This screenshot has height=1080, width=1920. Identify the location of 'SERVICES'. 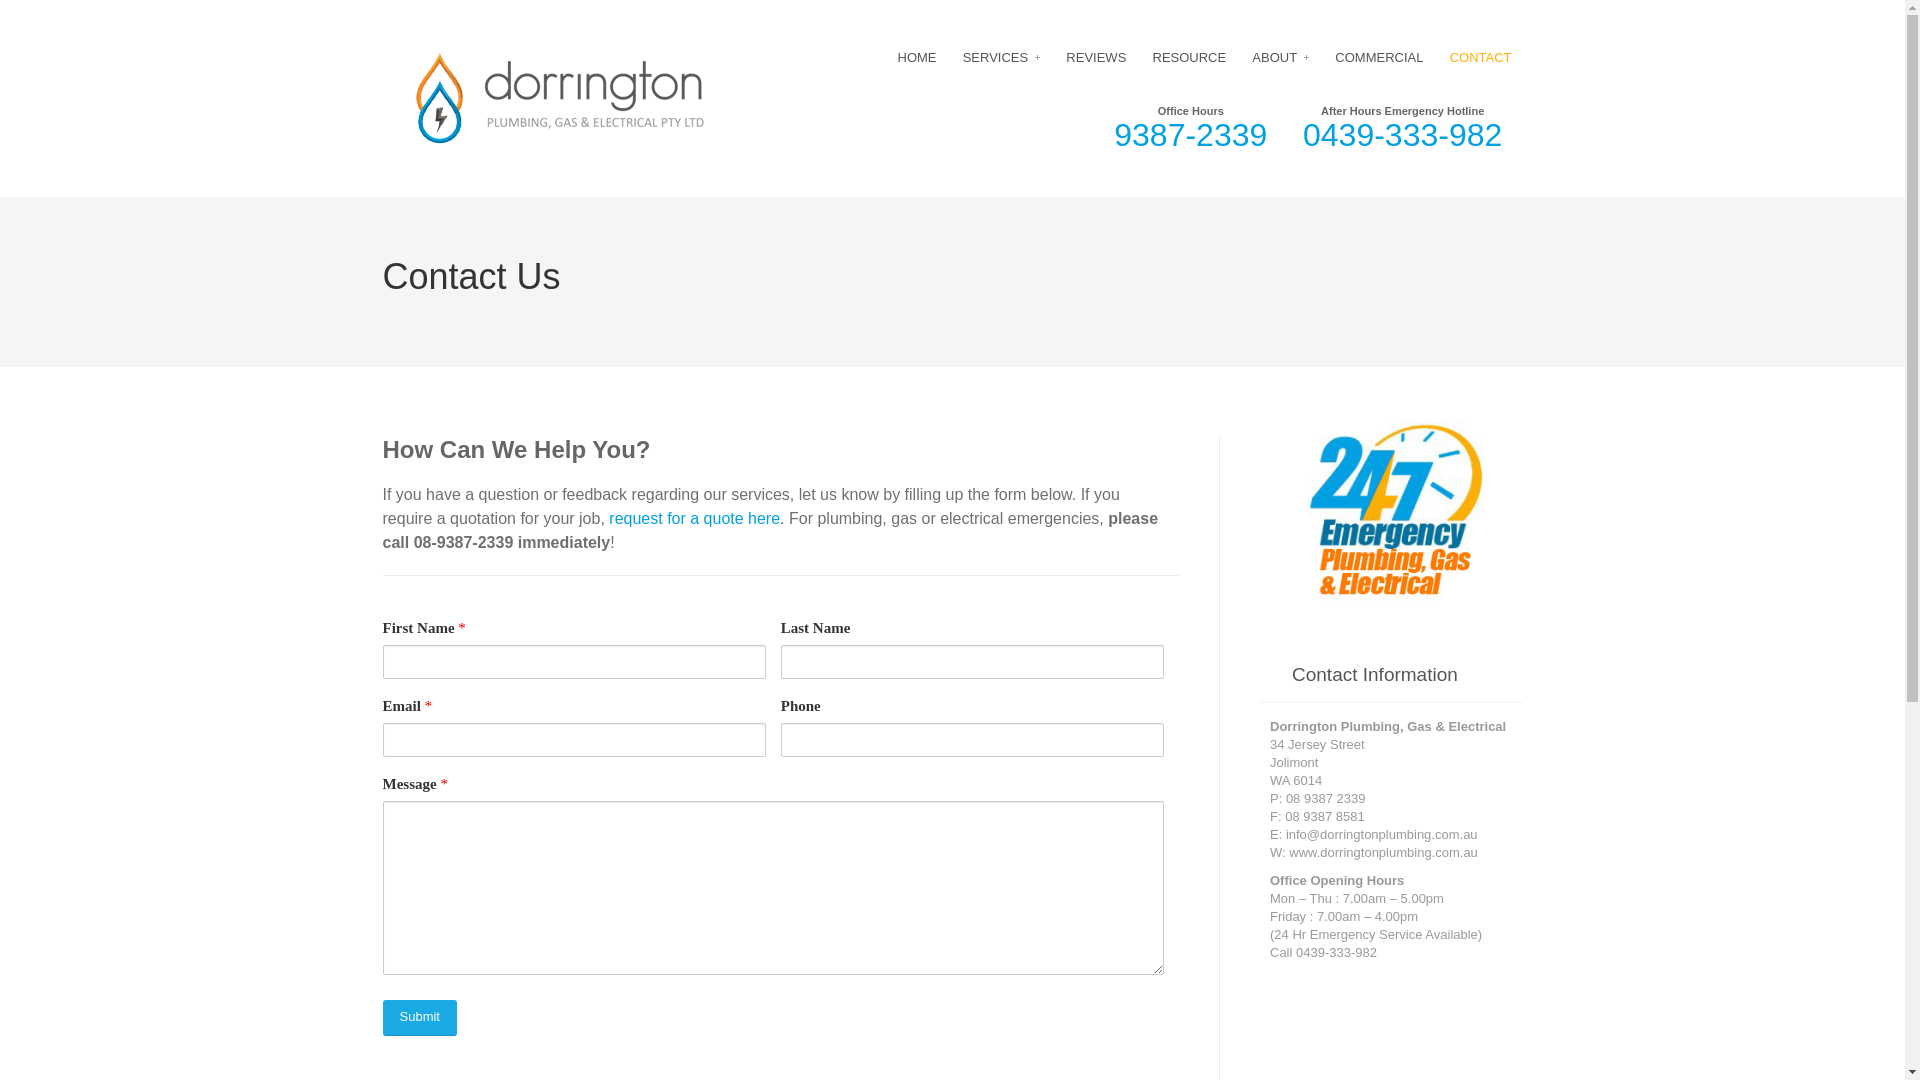
(1002, 56).